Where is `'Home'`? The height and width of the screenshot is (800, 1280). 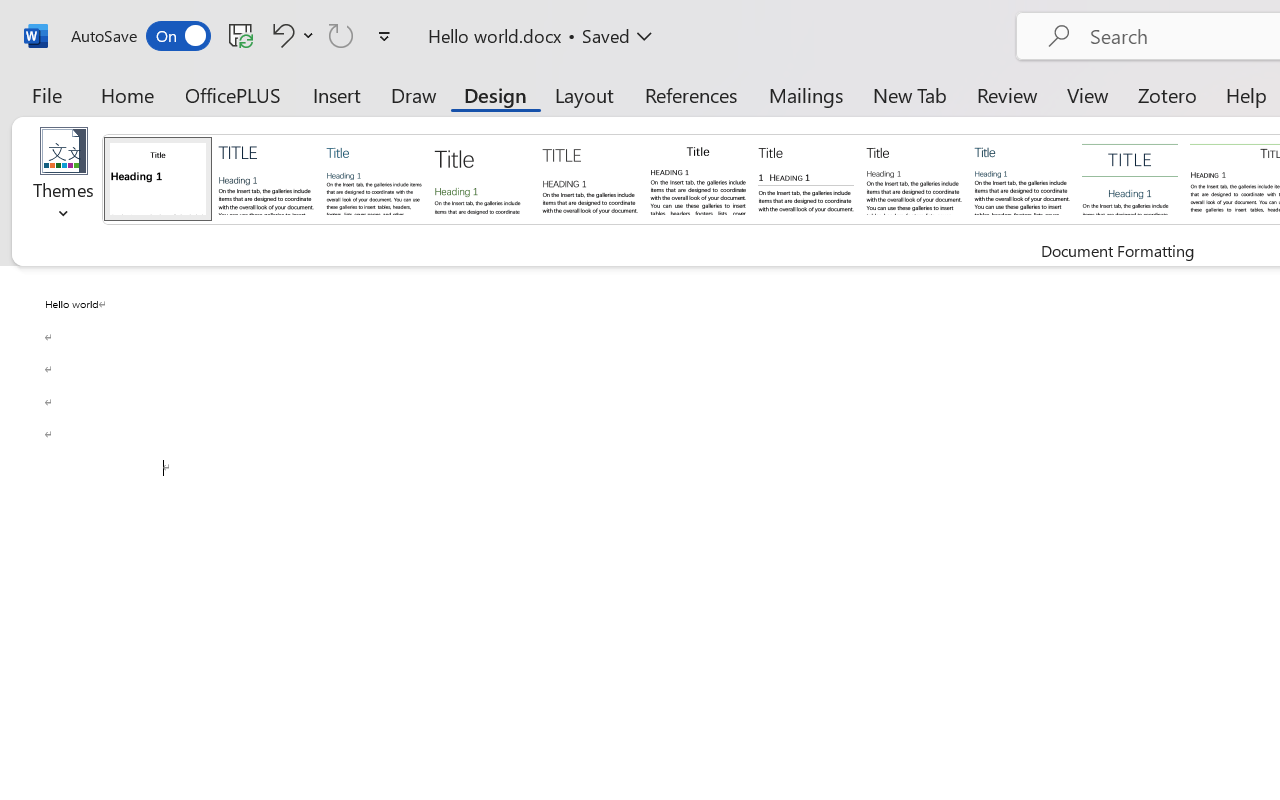 'Home' is located at coordinates (127, 94).